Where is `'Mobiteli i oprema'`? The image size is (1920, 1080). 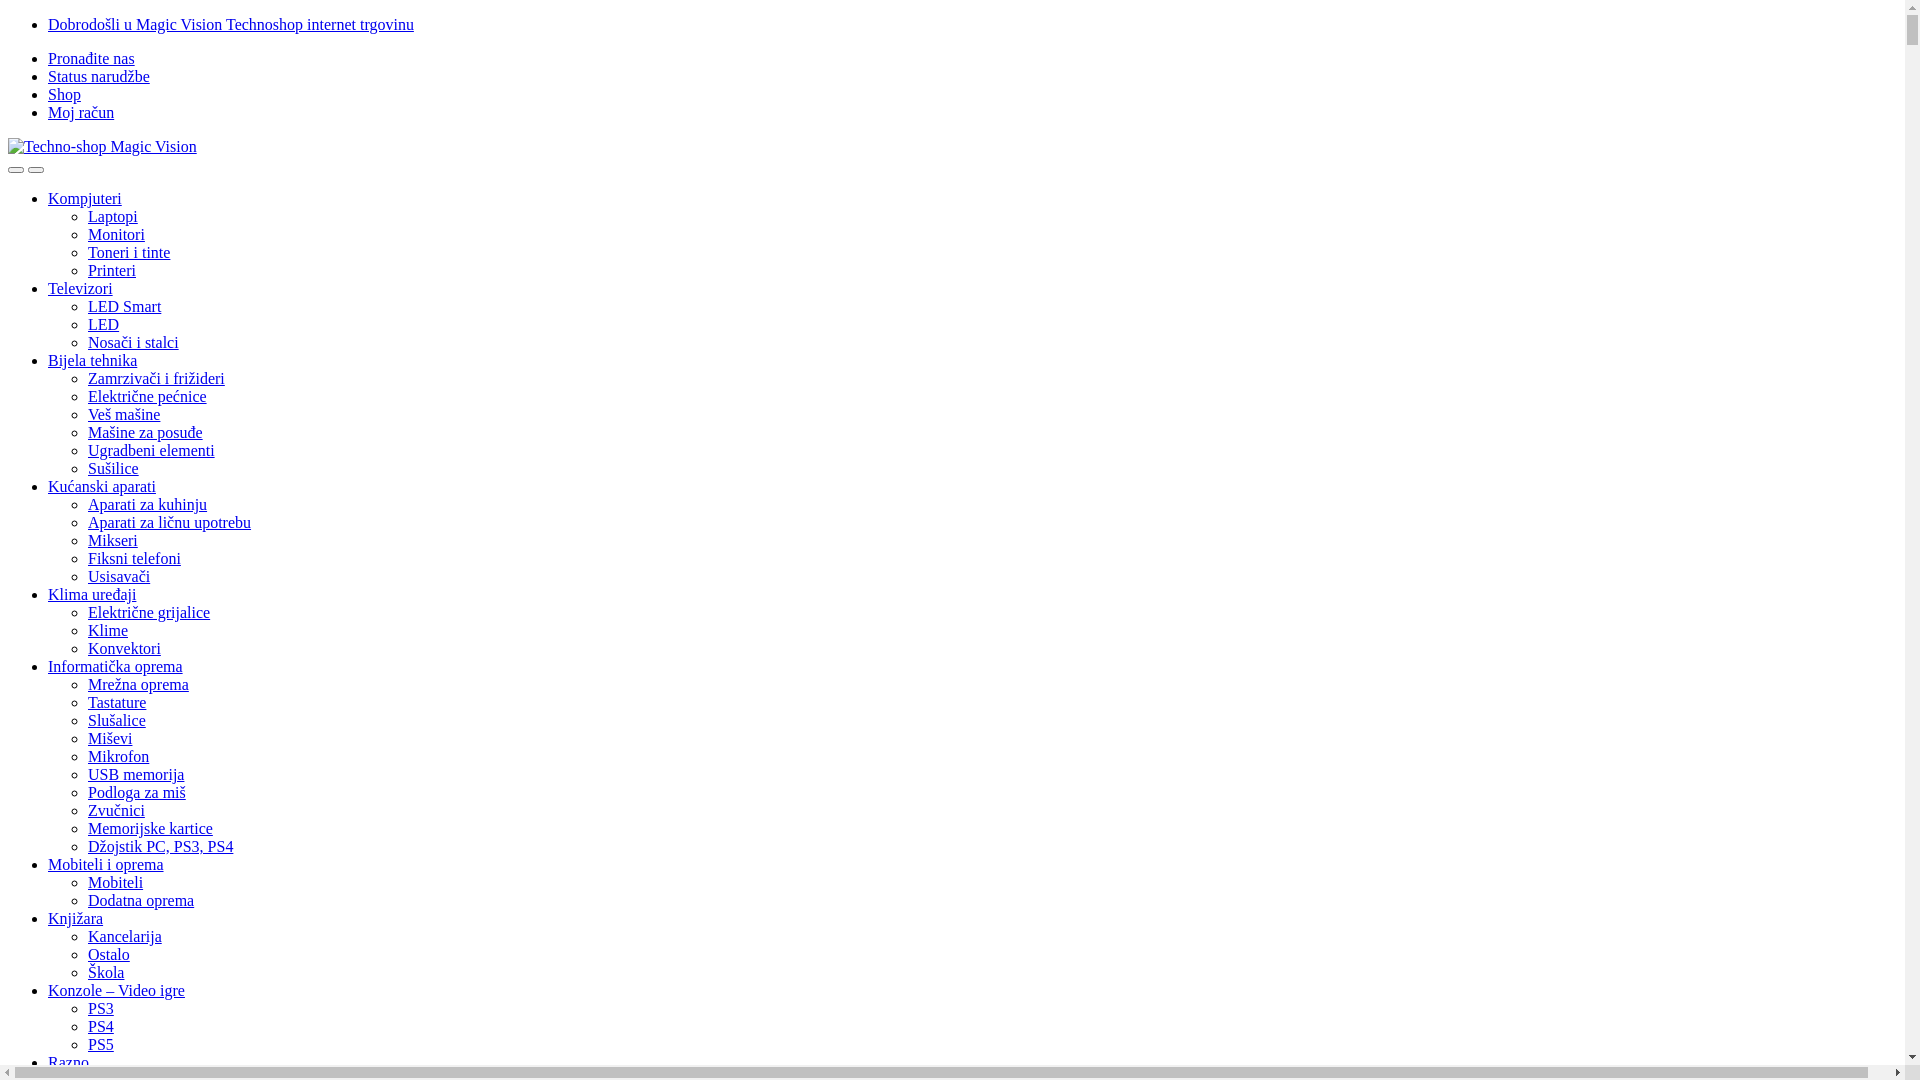 'Mobiteli i oprema' is located at coordinates (104, 863).